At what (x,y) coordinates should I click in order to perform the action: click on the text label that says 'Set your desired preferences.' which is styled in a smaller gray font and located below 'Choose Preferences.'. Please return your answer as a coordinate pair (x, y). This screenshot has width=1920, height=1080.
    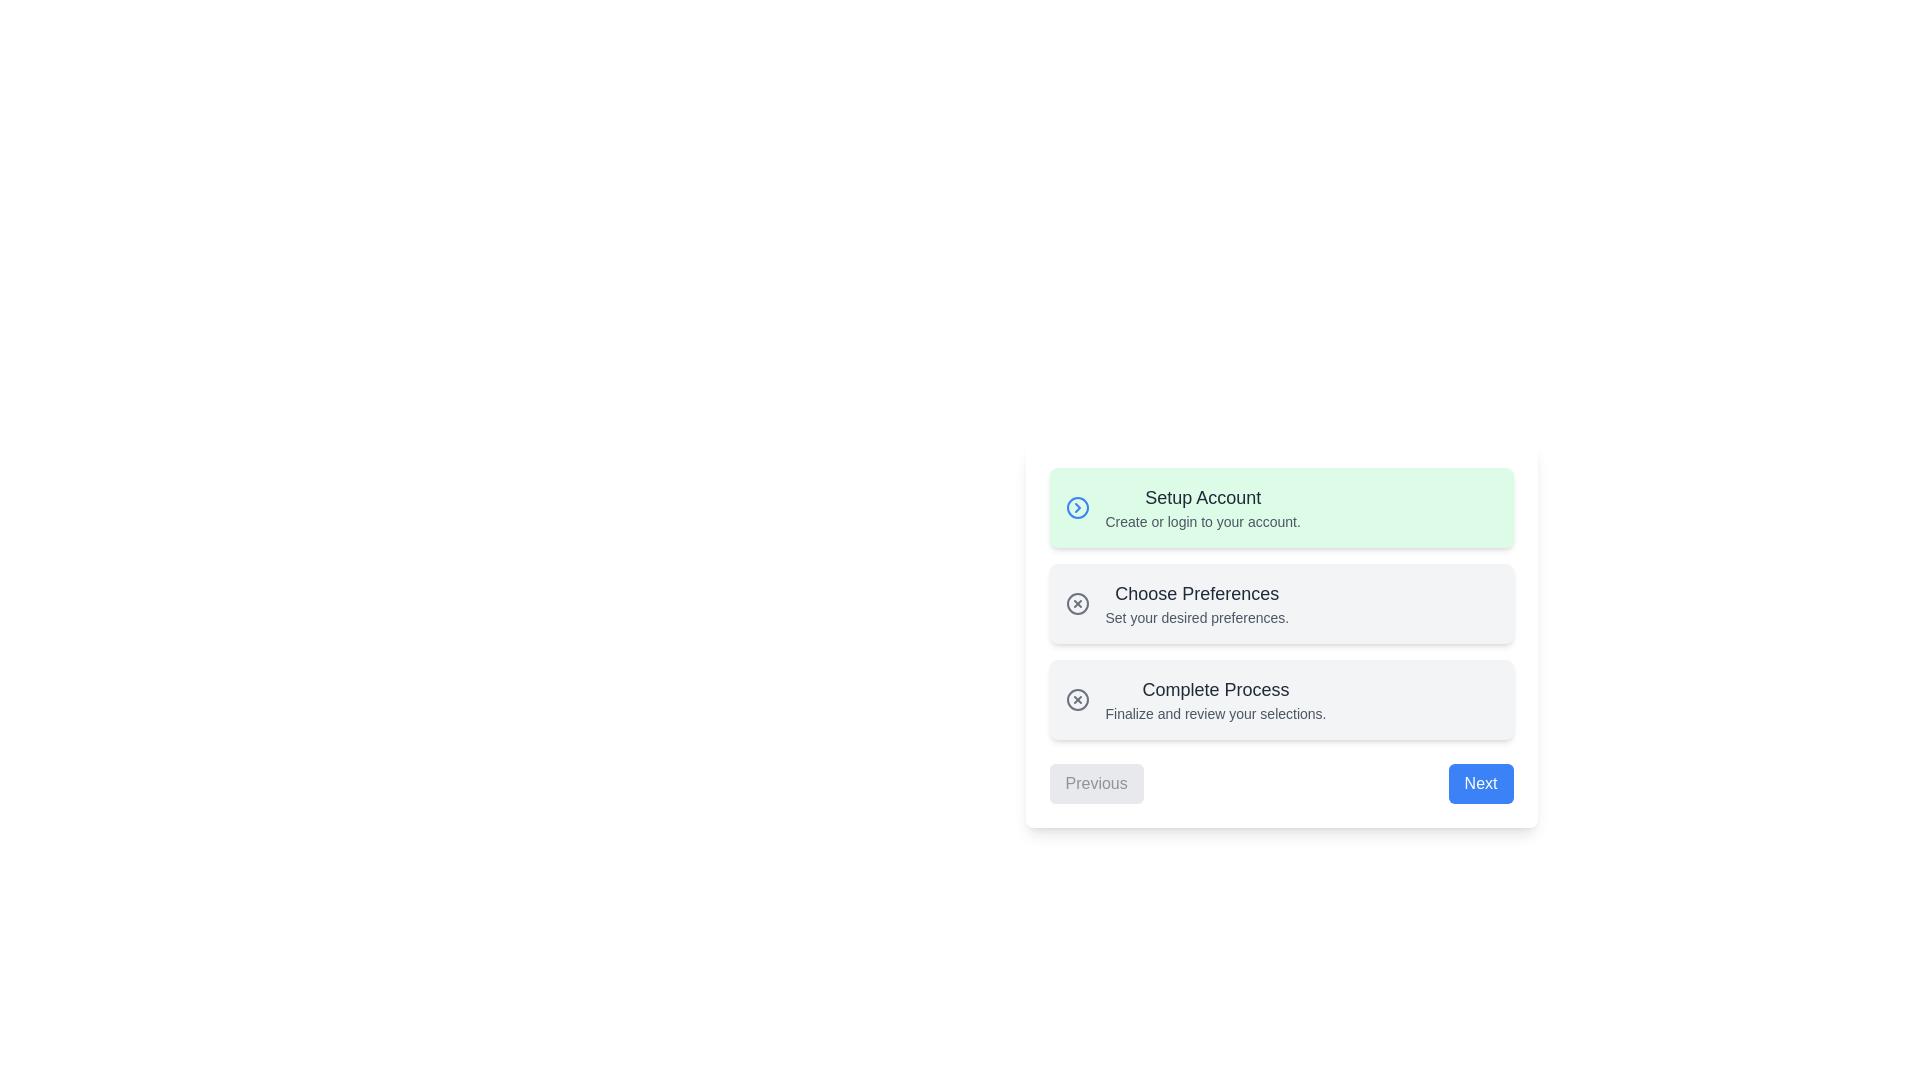
    Looking at the image, I should click on (1197, 616).